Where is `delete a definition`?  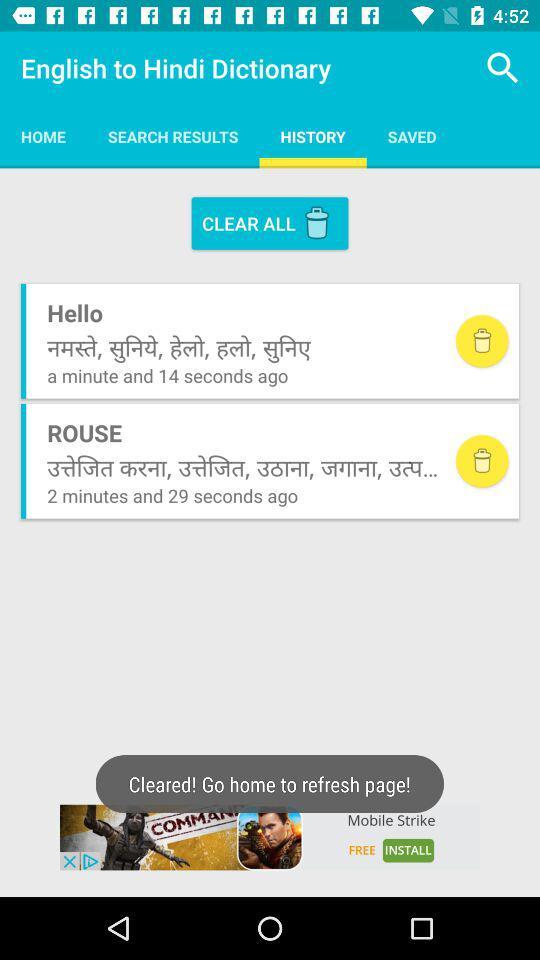
delete a definition is located at coordinates (481, 461).